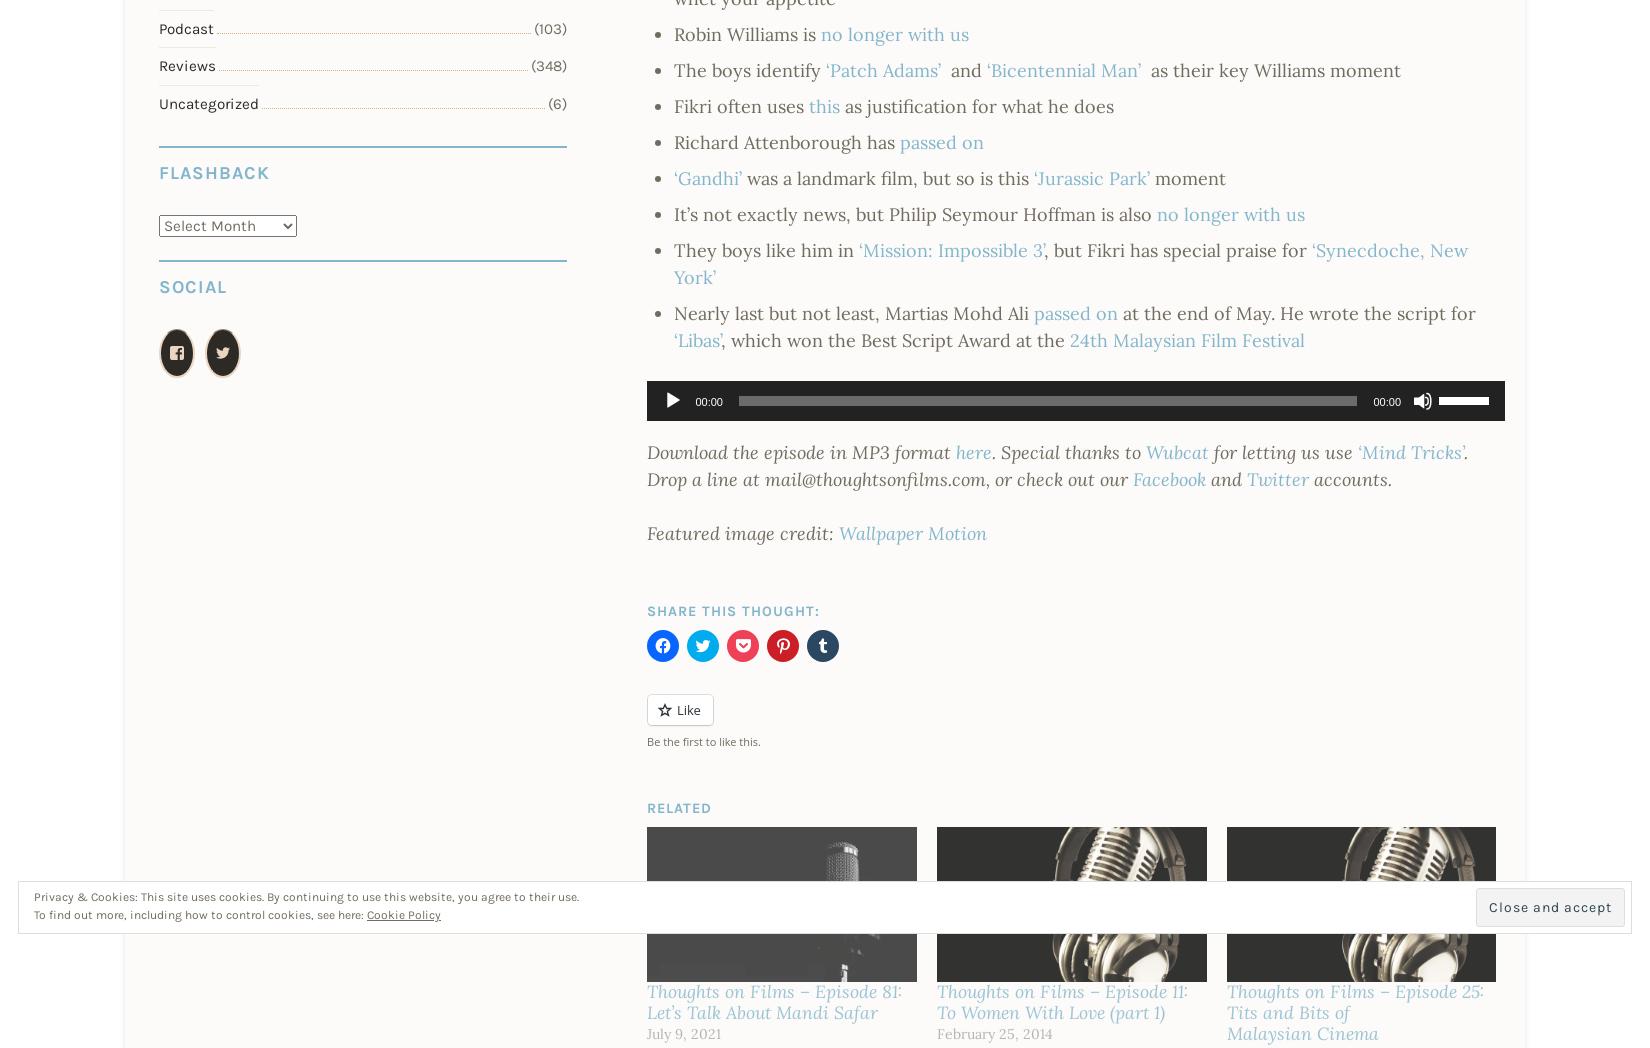 The image size is (1650, 1048). I want to click on '‘Mission: Impossible 3’', so click(858, 249).